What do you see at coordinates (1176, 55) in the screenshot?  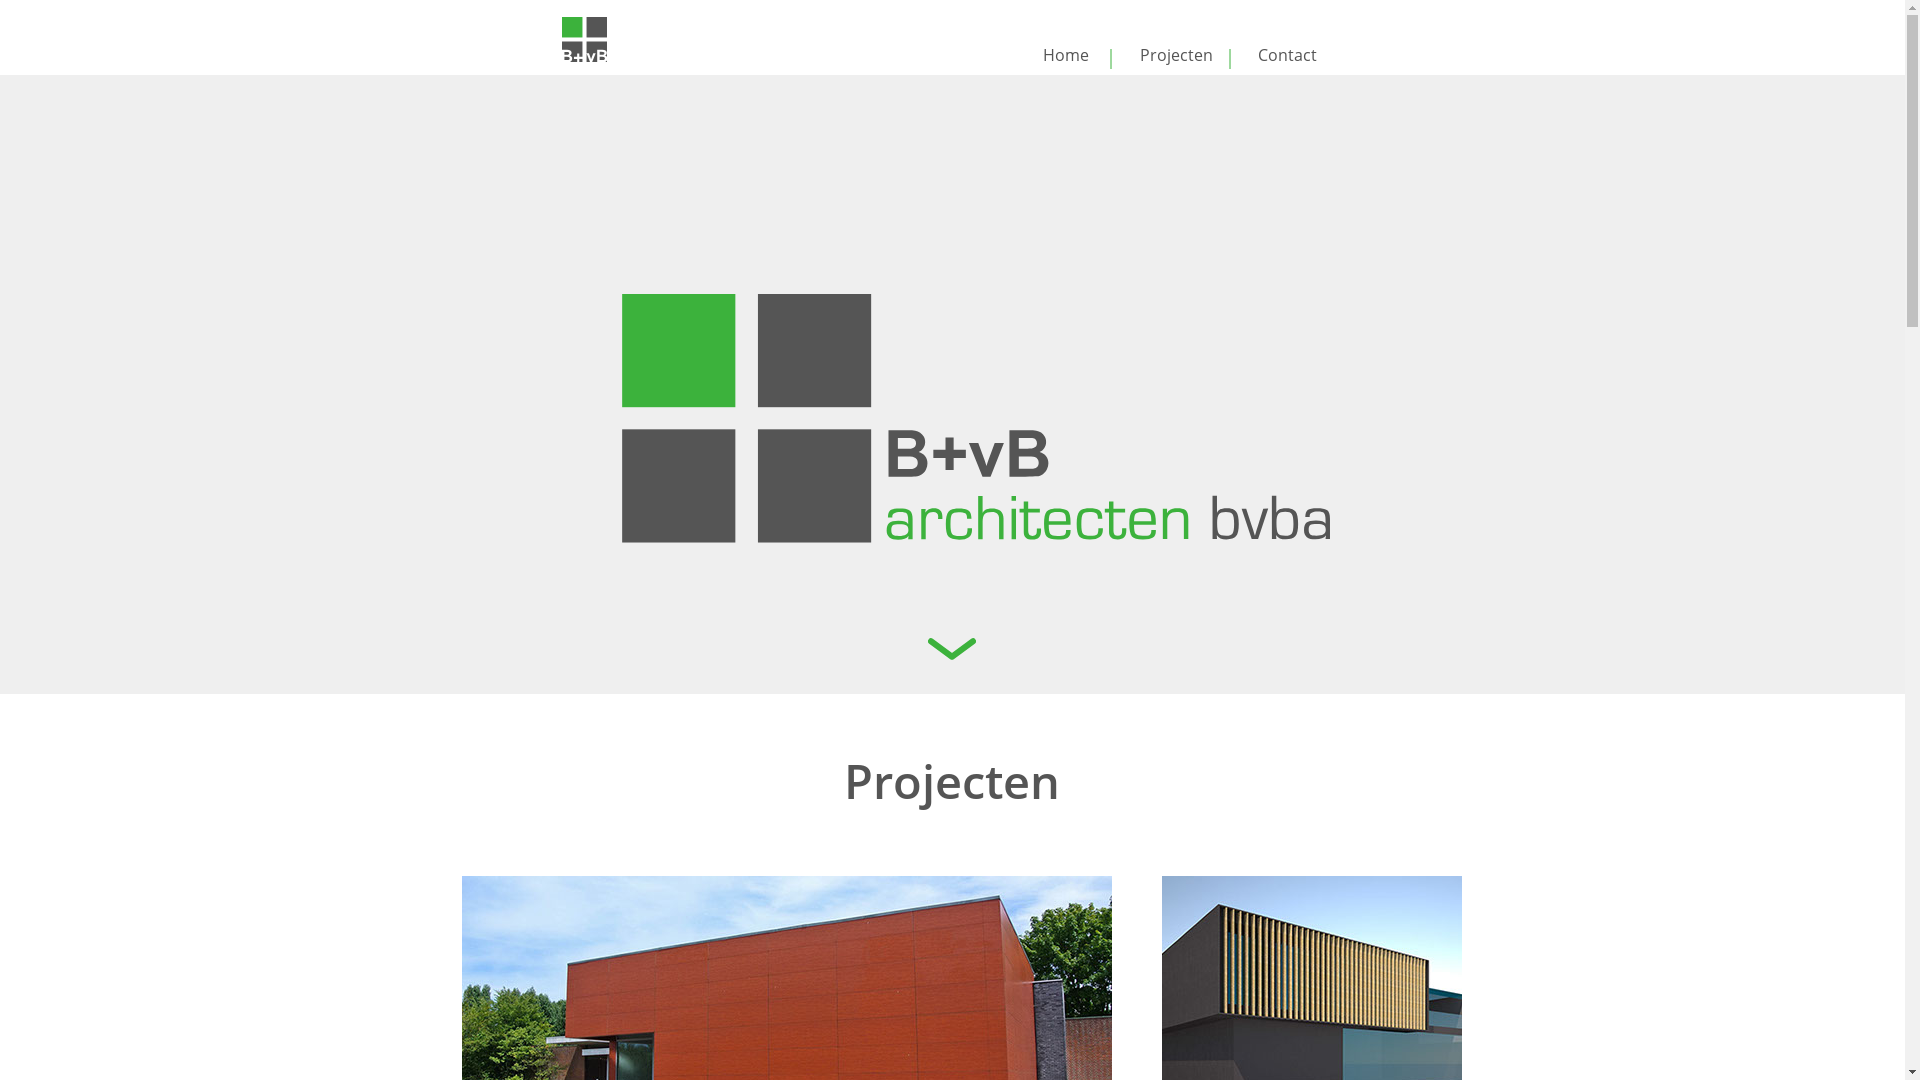 I see `'Projecten'` at bounding box center [1176, 55].